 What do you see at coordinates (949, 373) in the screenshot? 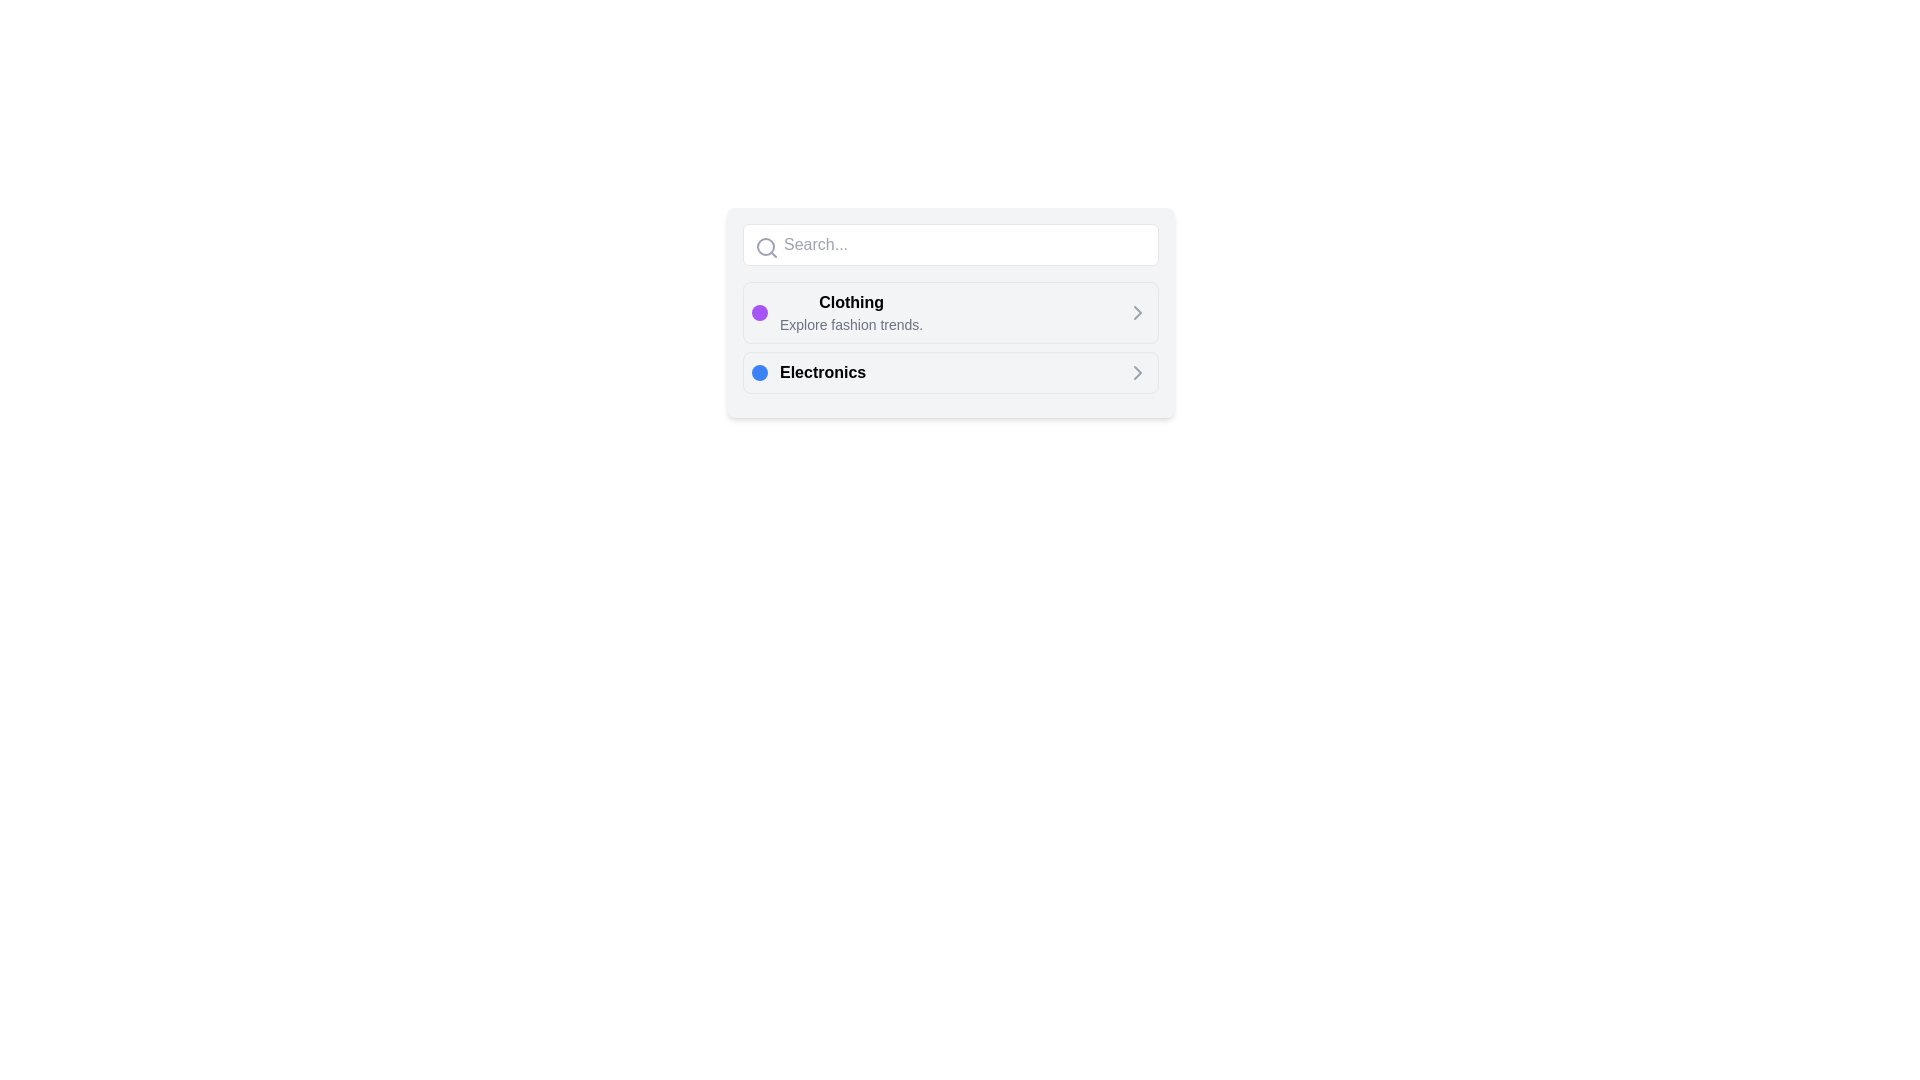
I see `the 'Electronics' navigation link located below the 'Clothing' category` at bounding box center [949, 373].